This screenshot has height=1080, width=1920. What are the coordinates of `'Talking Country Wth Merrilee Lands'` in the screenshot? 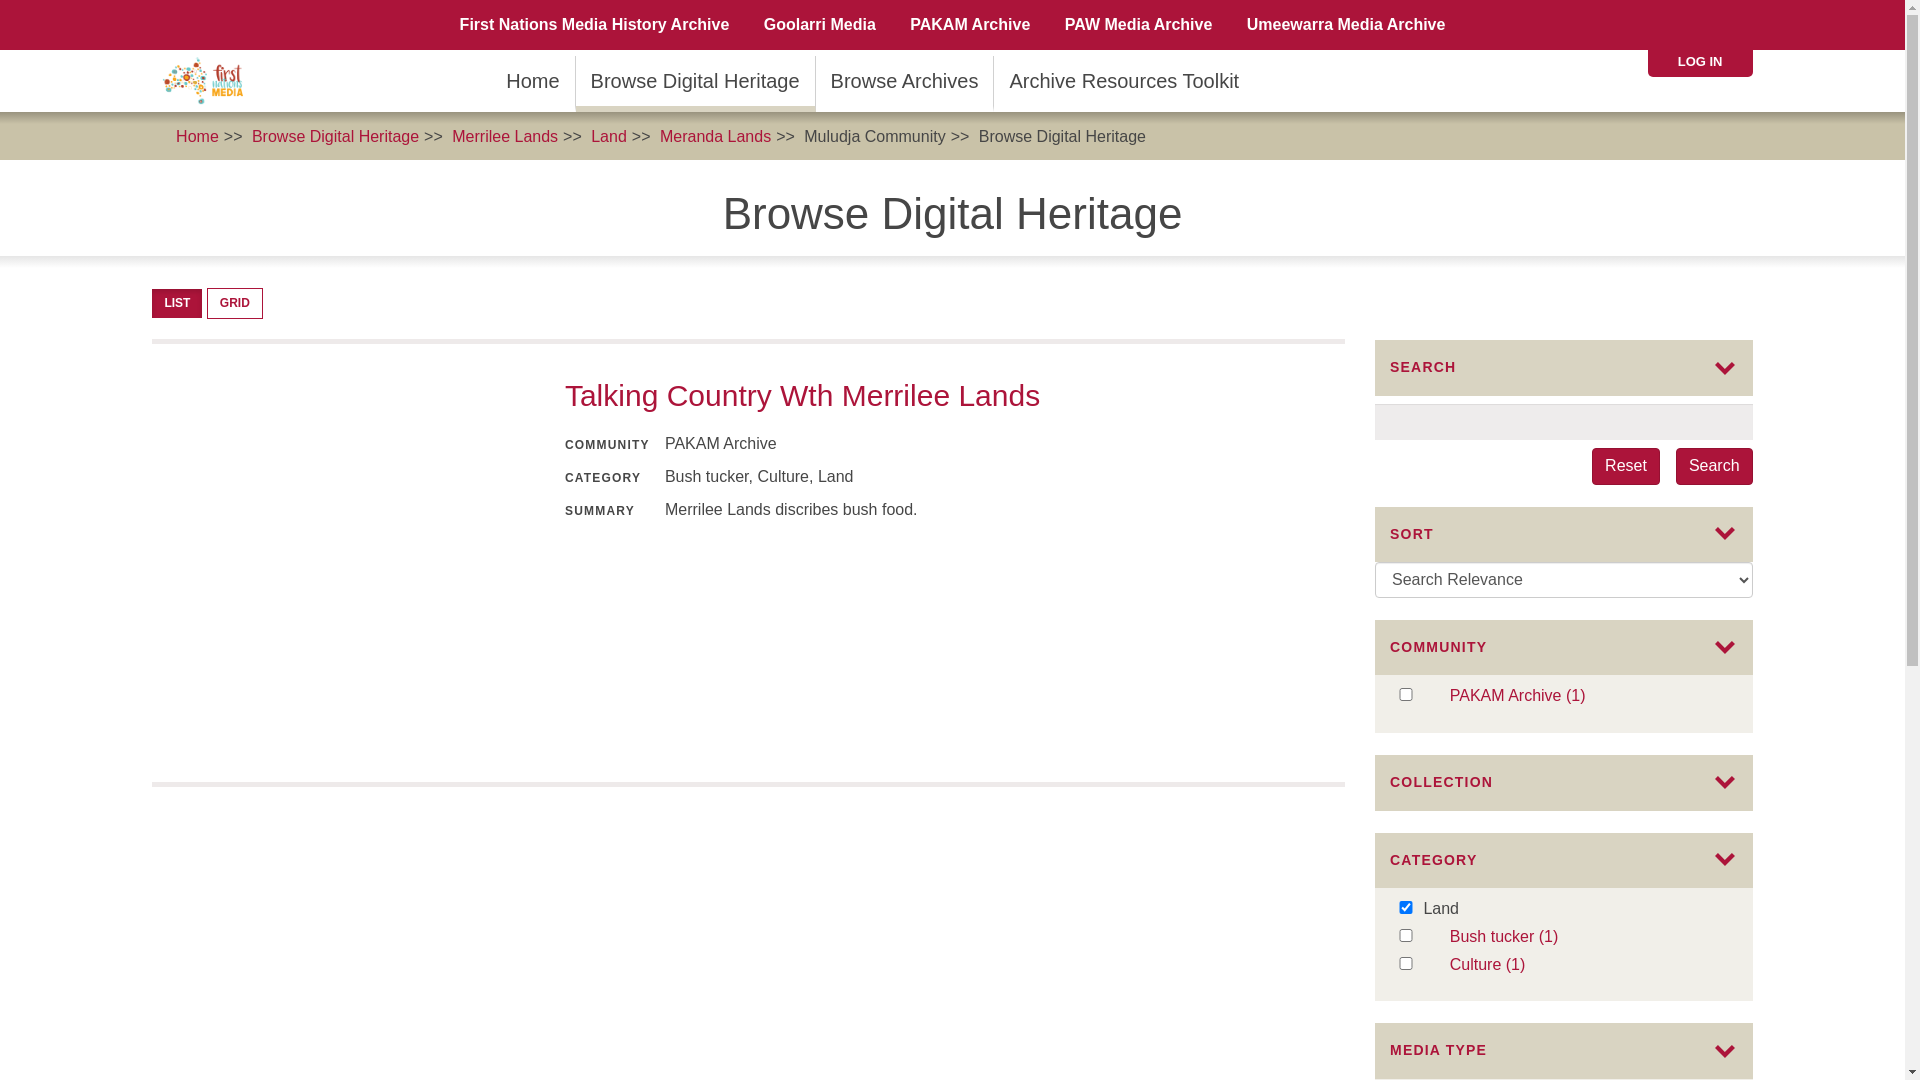 It's located at (802, 395).